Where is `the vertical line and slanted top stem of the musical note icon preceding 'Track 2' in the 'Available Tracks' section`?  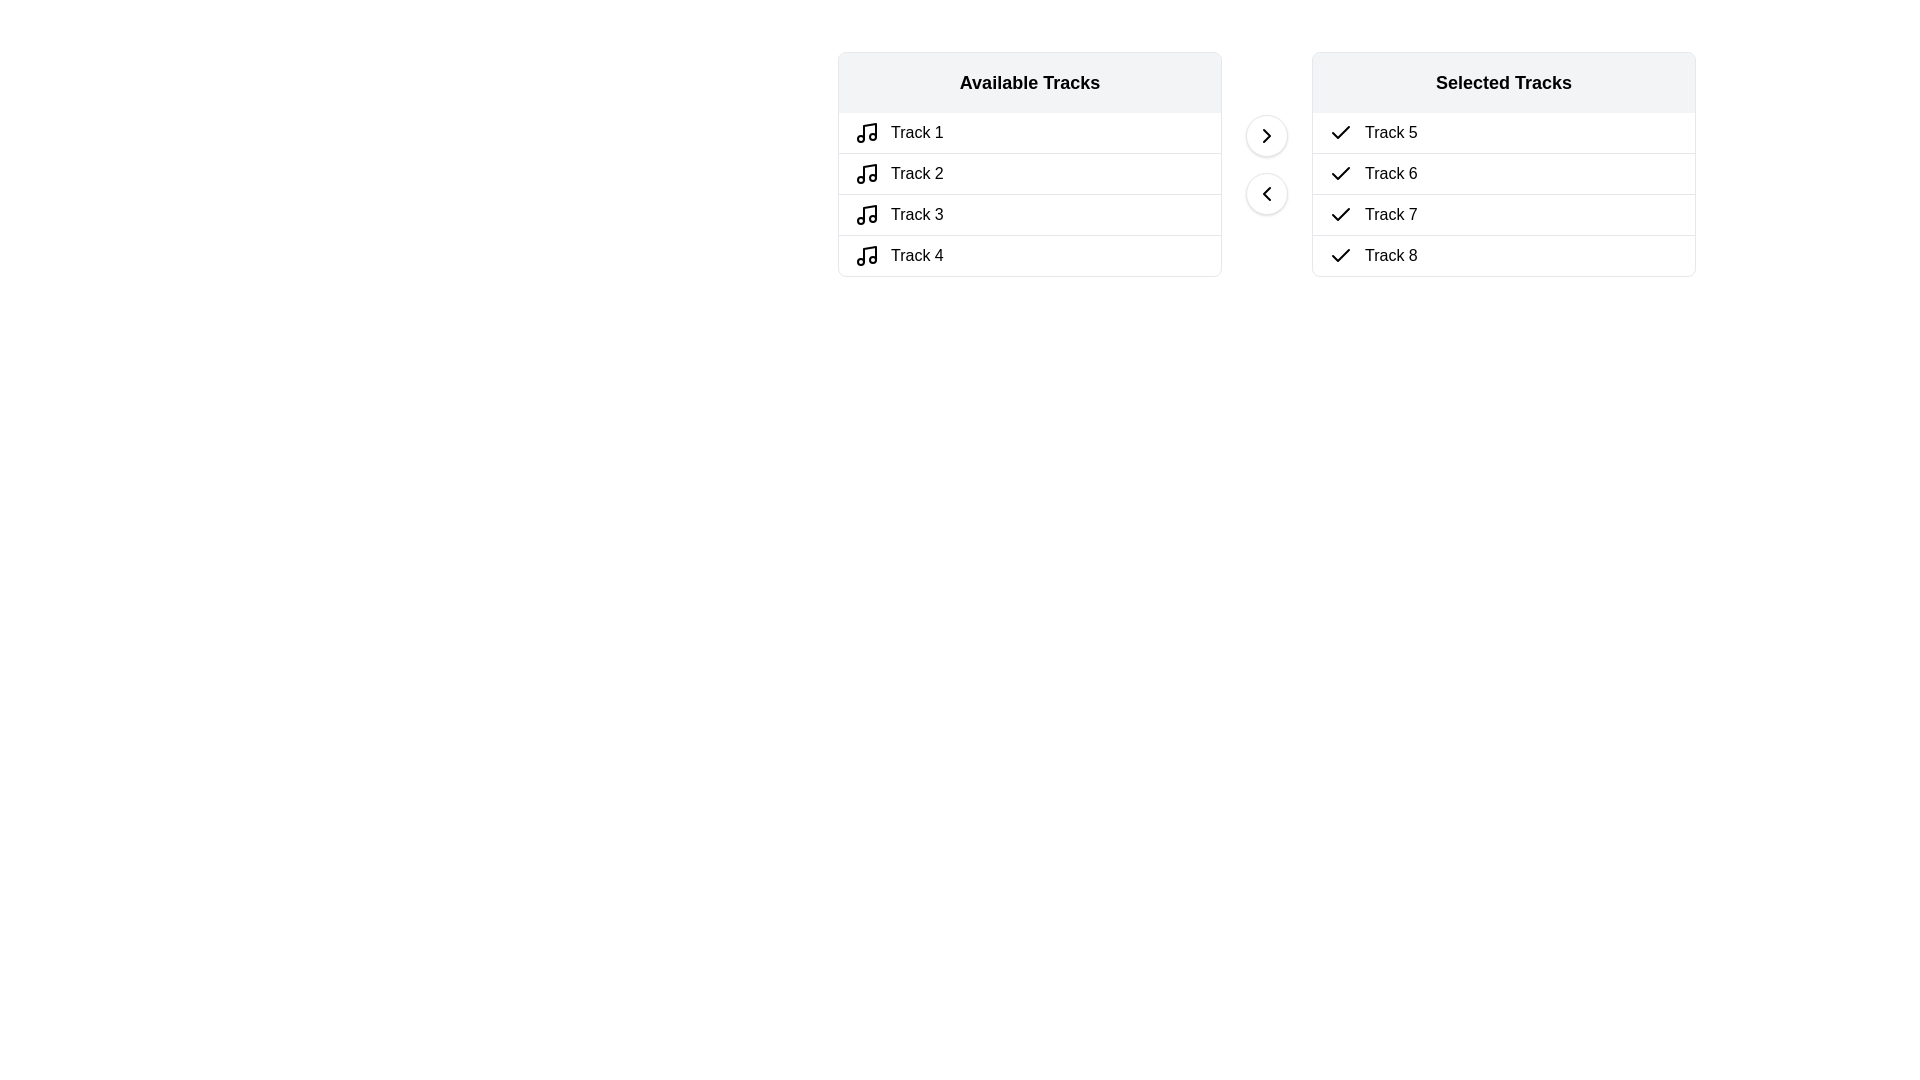
the vertical line and slanted top stem of the musical note icon preceding 'Track 2' in the 'Available Tracks' section is located at coordinates (869, 171).